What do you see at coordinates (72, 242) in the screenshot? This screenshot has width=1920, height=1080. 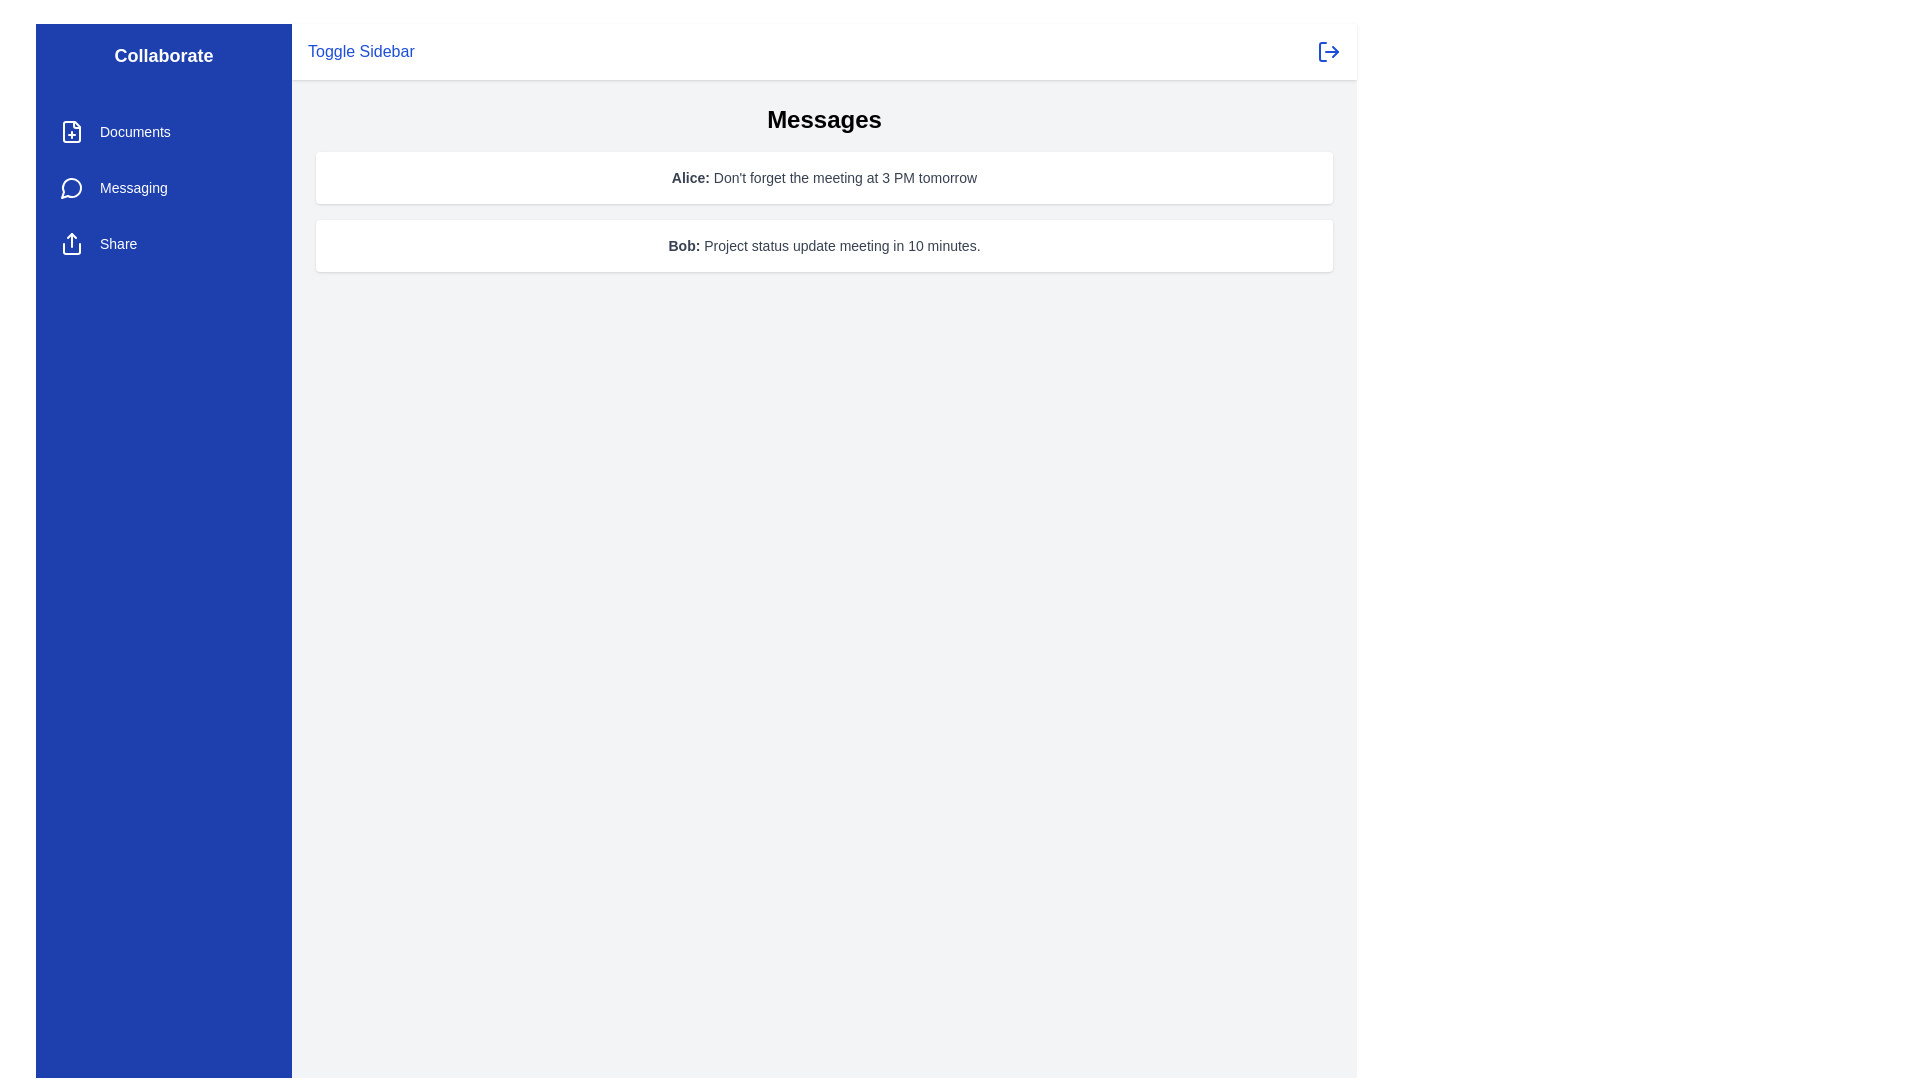 I see `the share icon located to the left of the 'Share' text in the sidebar, which is the third item below 'Documents' and 'Messaging'` at bounding box center [72, 242].